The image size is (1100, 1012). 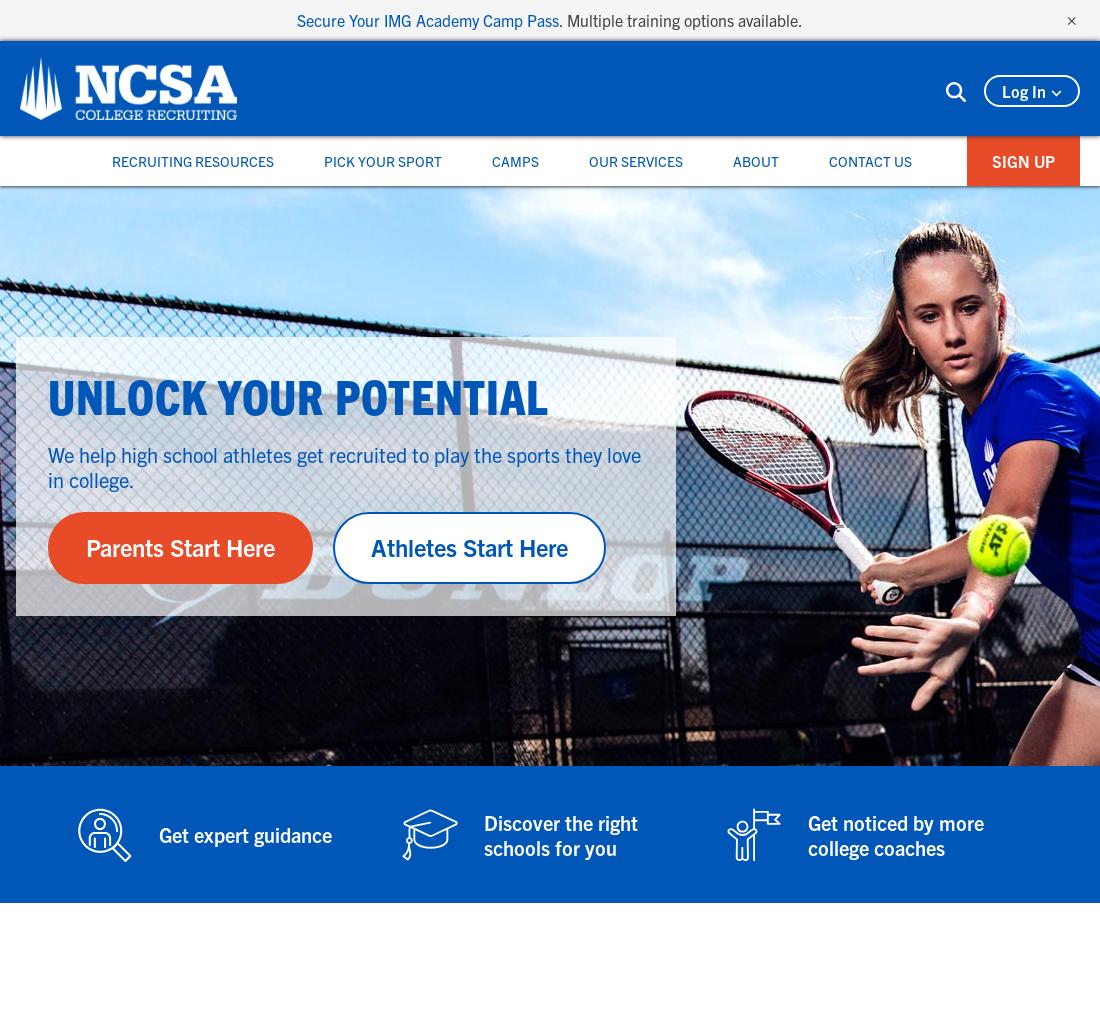 What do you see at coordinates (649, 315) in the screenshot?
I see `'Meet Our Experts'` at bounding box center [649, 315].